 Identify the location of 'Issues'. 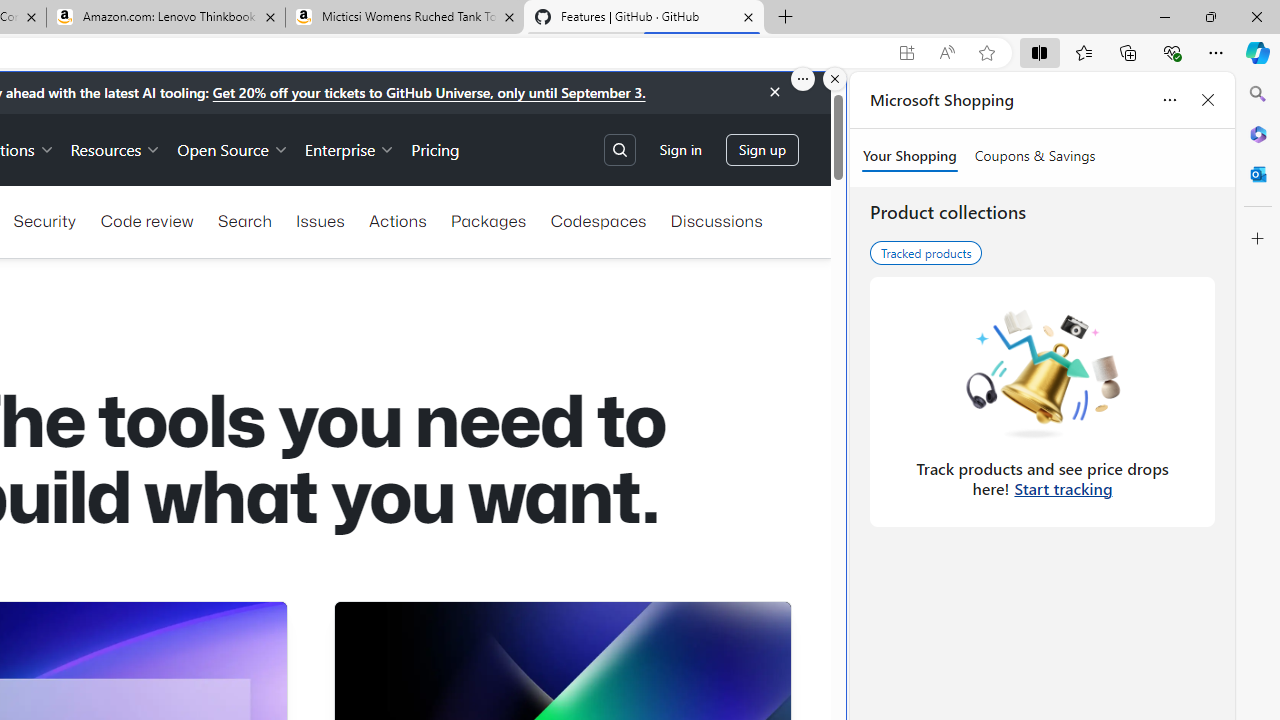
(320, 221).